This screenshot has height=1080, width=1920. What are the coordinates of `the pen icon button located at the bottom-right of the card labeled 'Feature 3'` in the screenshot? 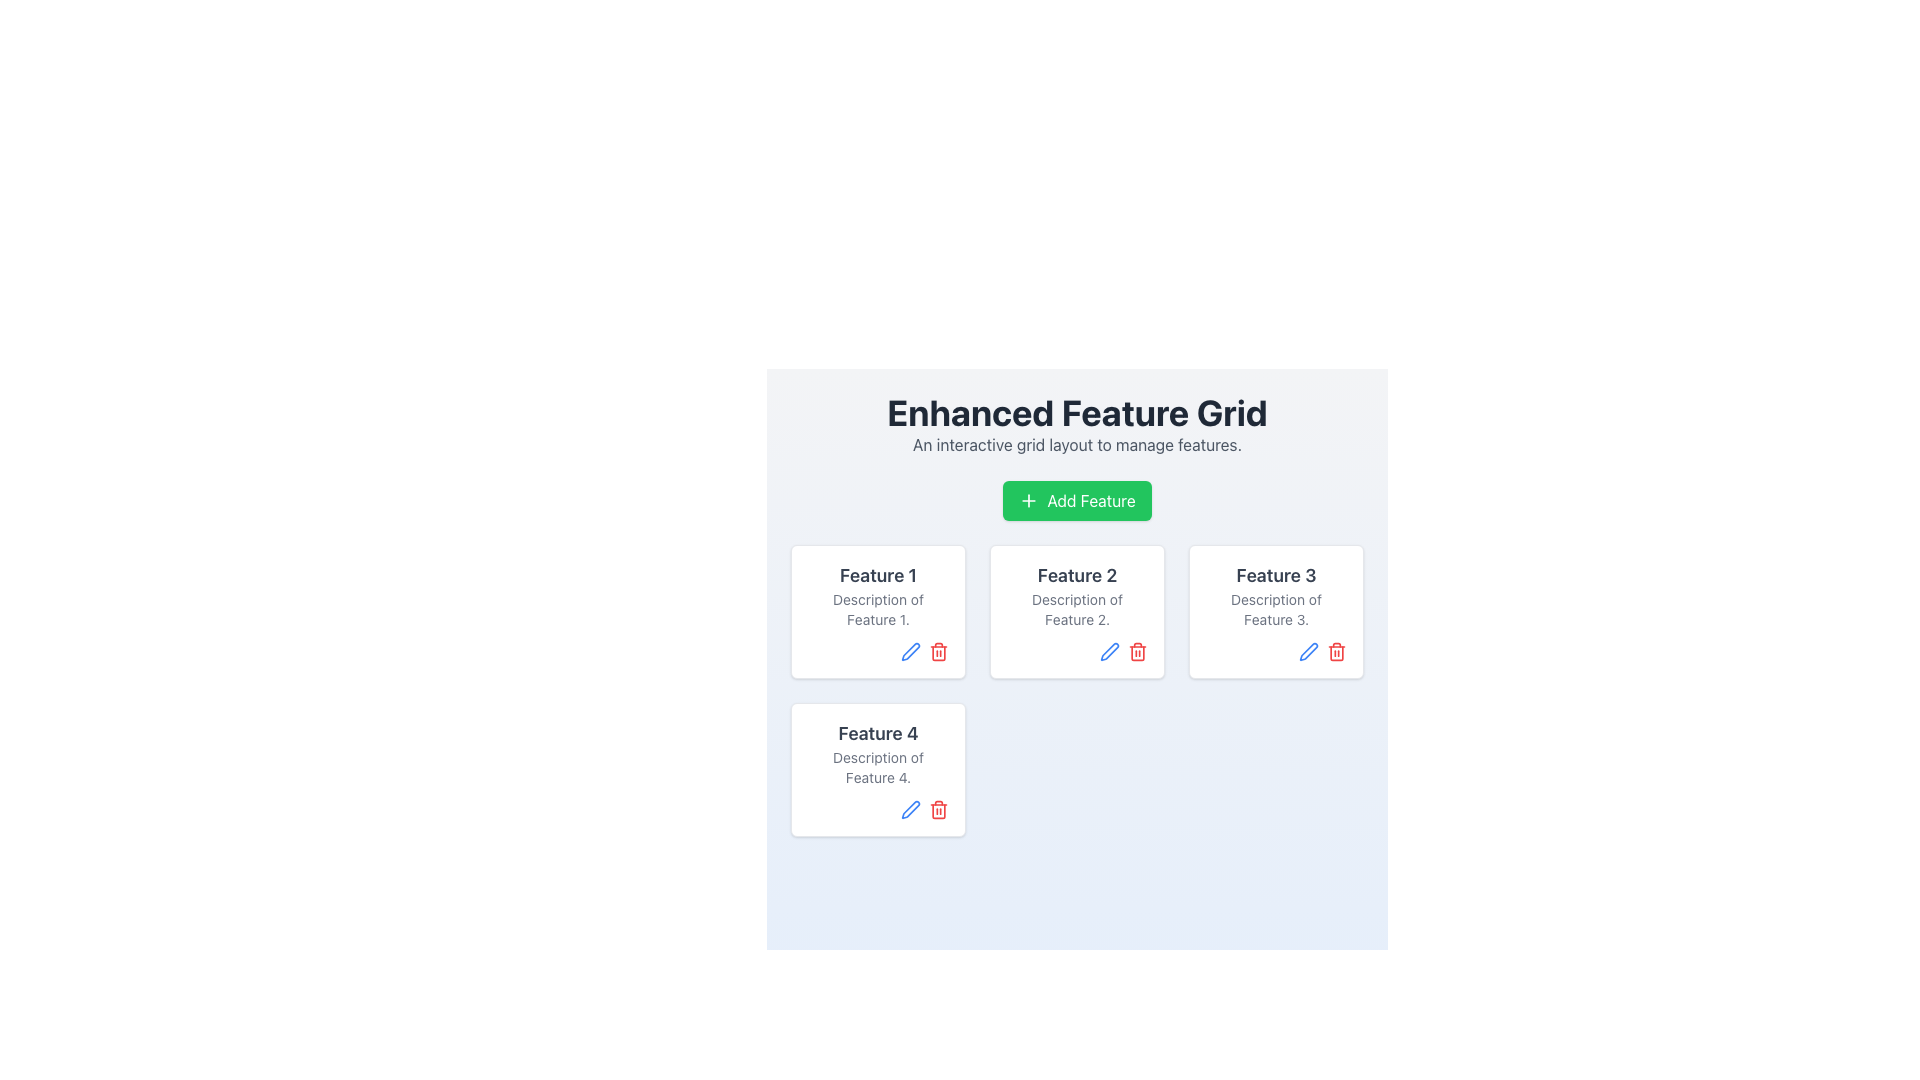 It's located at (1309, 651).